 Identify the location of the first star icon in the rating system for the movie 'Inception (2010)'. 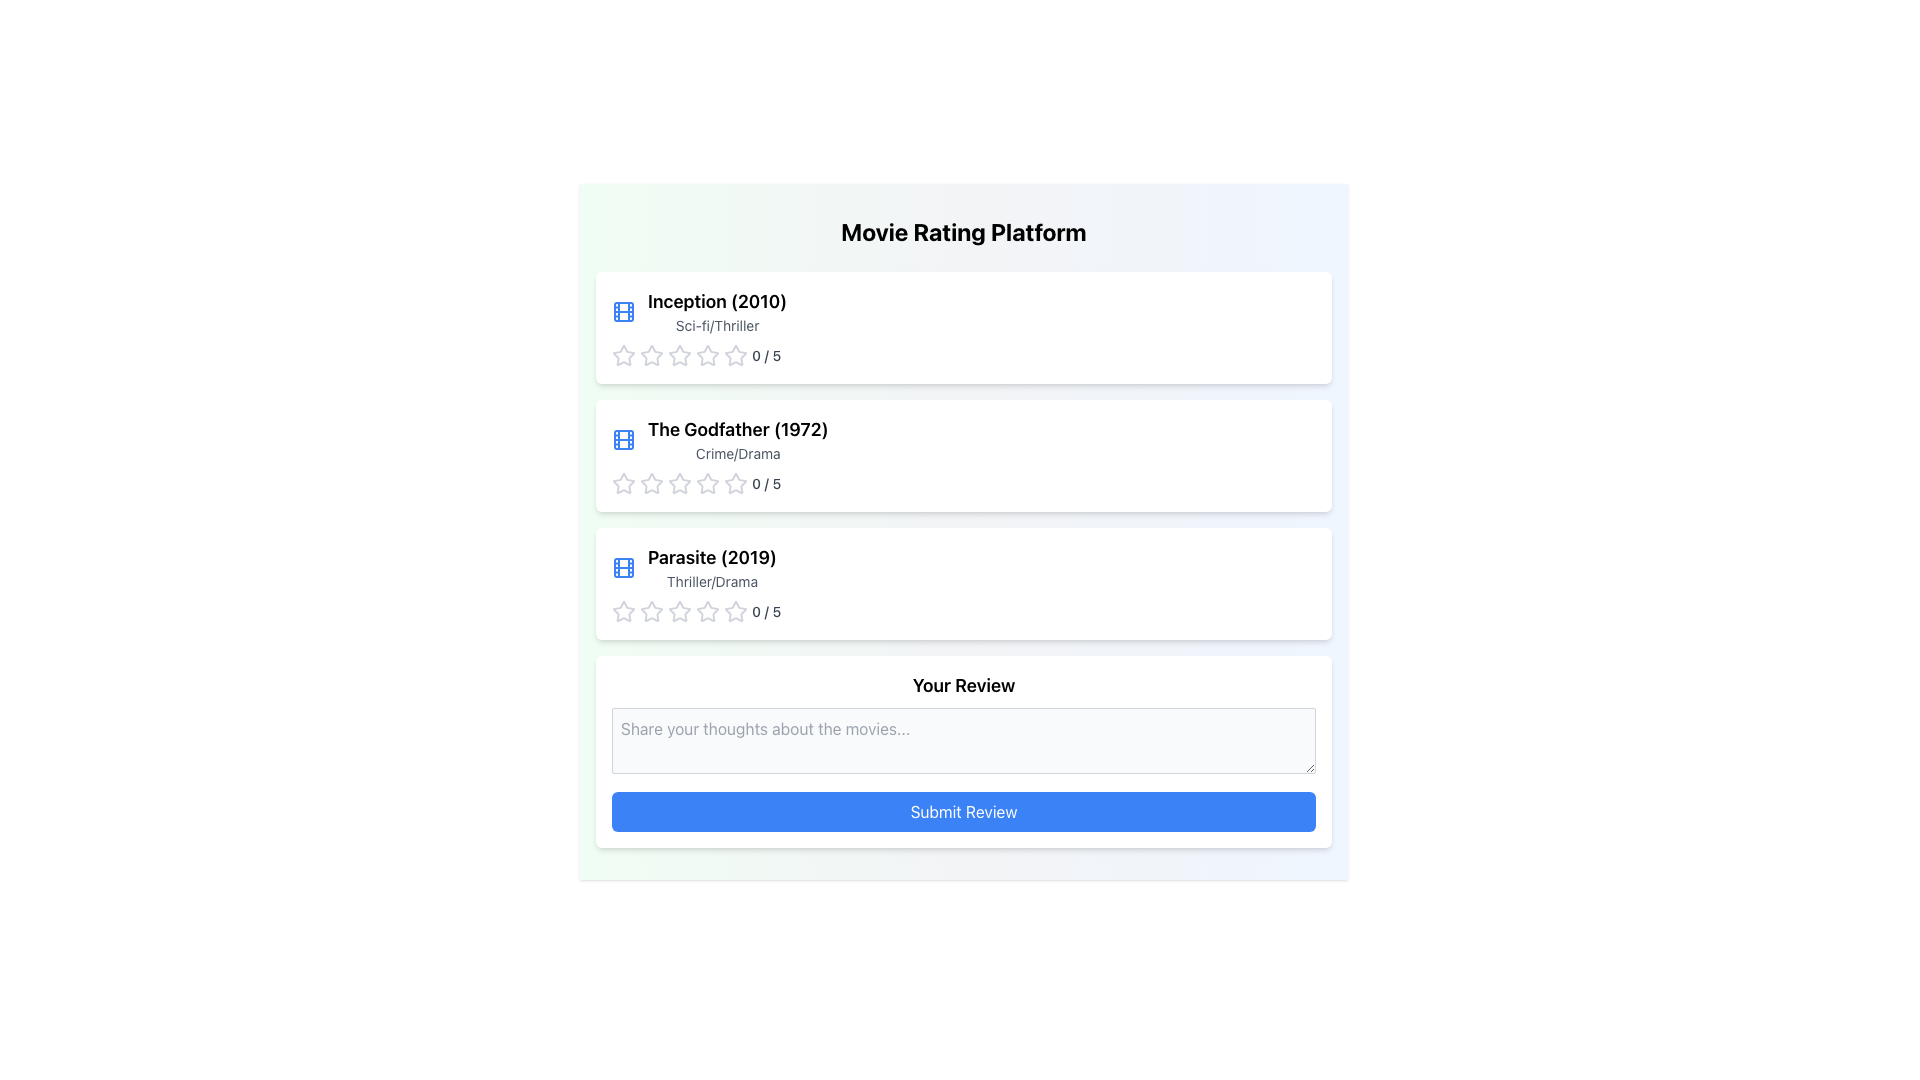
(652, 354).